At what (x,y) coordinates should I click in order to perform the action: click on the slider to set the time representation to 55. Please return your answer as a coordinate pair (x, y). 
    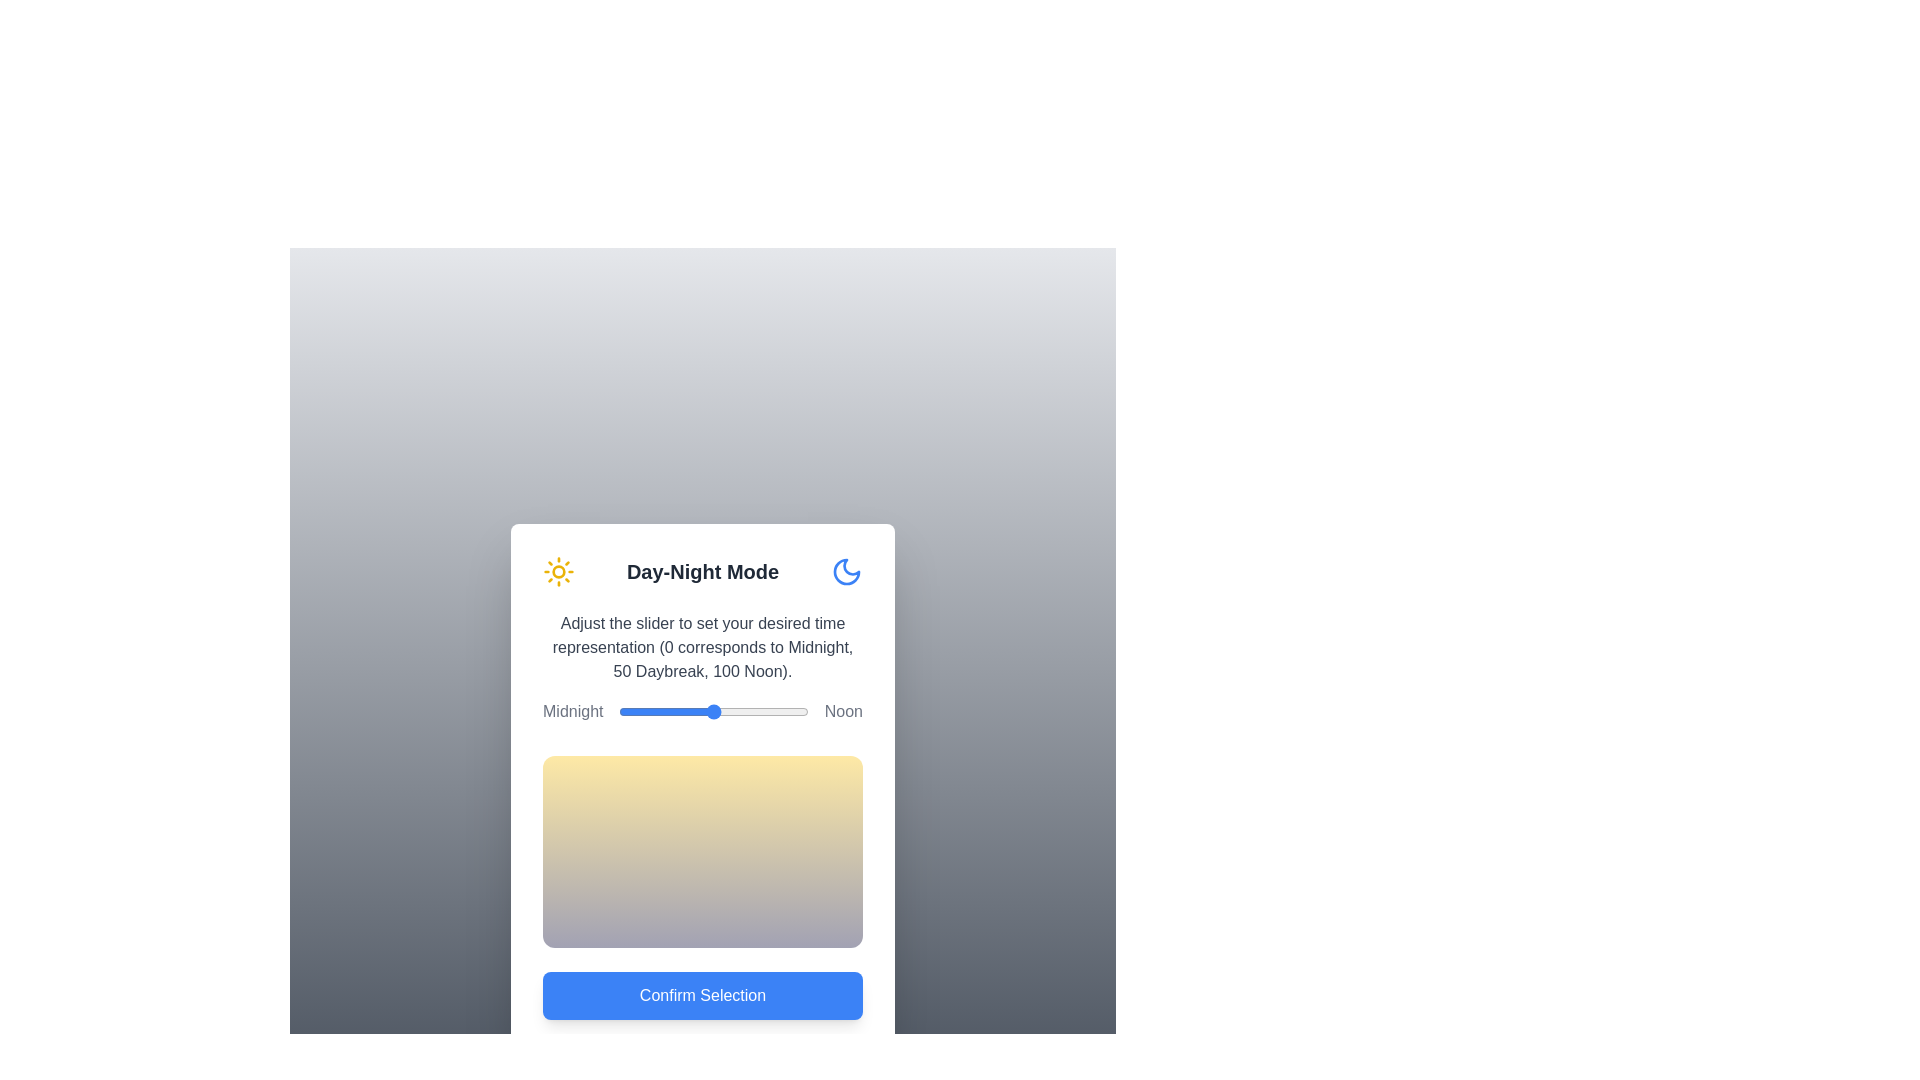
    Looking at the image, I should click on (722, 711).